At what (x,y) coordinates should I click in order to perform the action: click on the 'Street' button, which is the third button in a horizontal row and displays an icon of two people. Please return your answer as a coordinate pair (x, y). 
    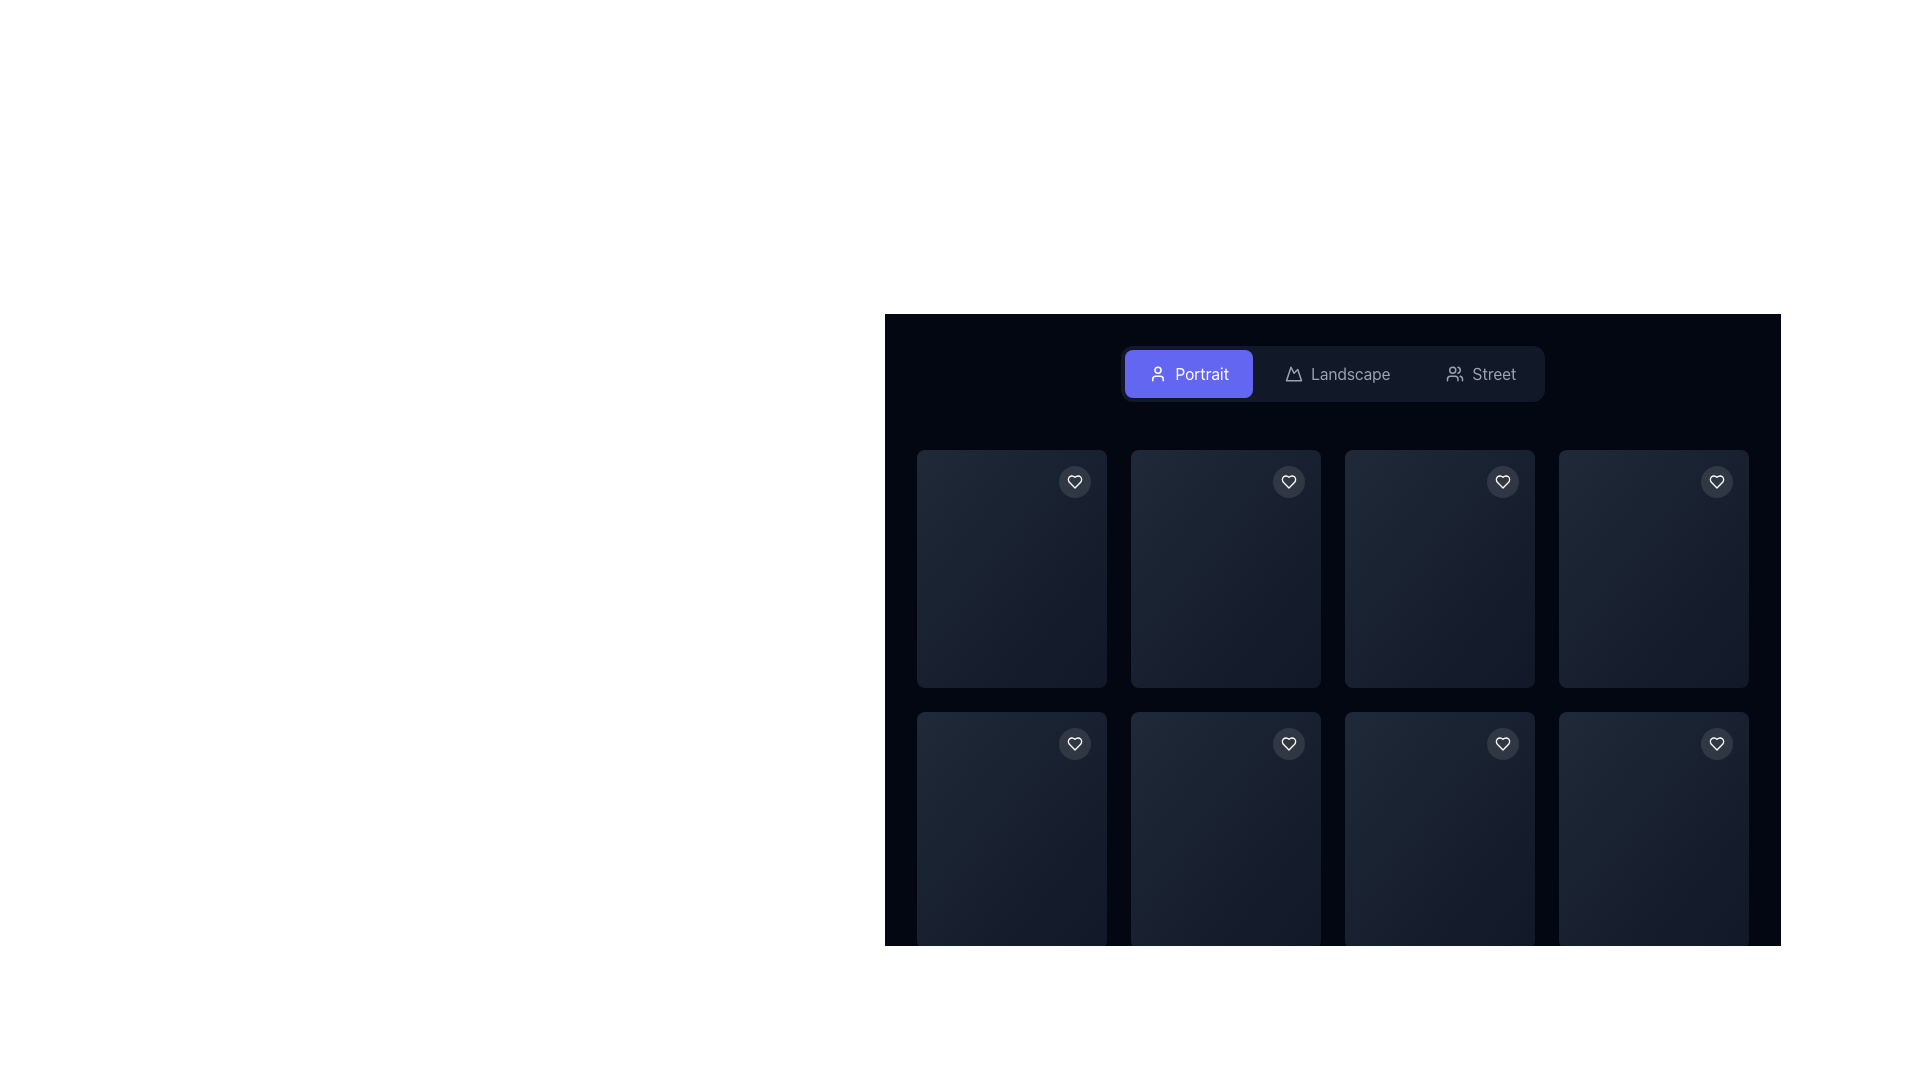
    Looking at the image, I should click on (1481, 374).